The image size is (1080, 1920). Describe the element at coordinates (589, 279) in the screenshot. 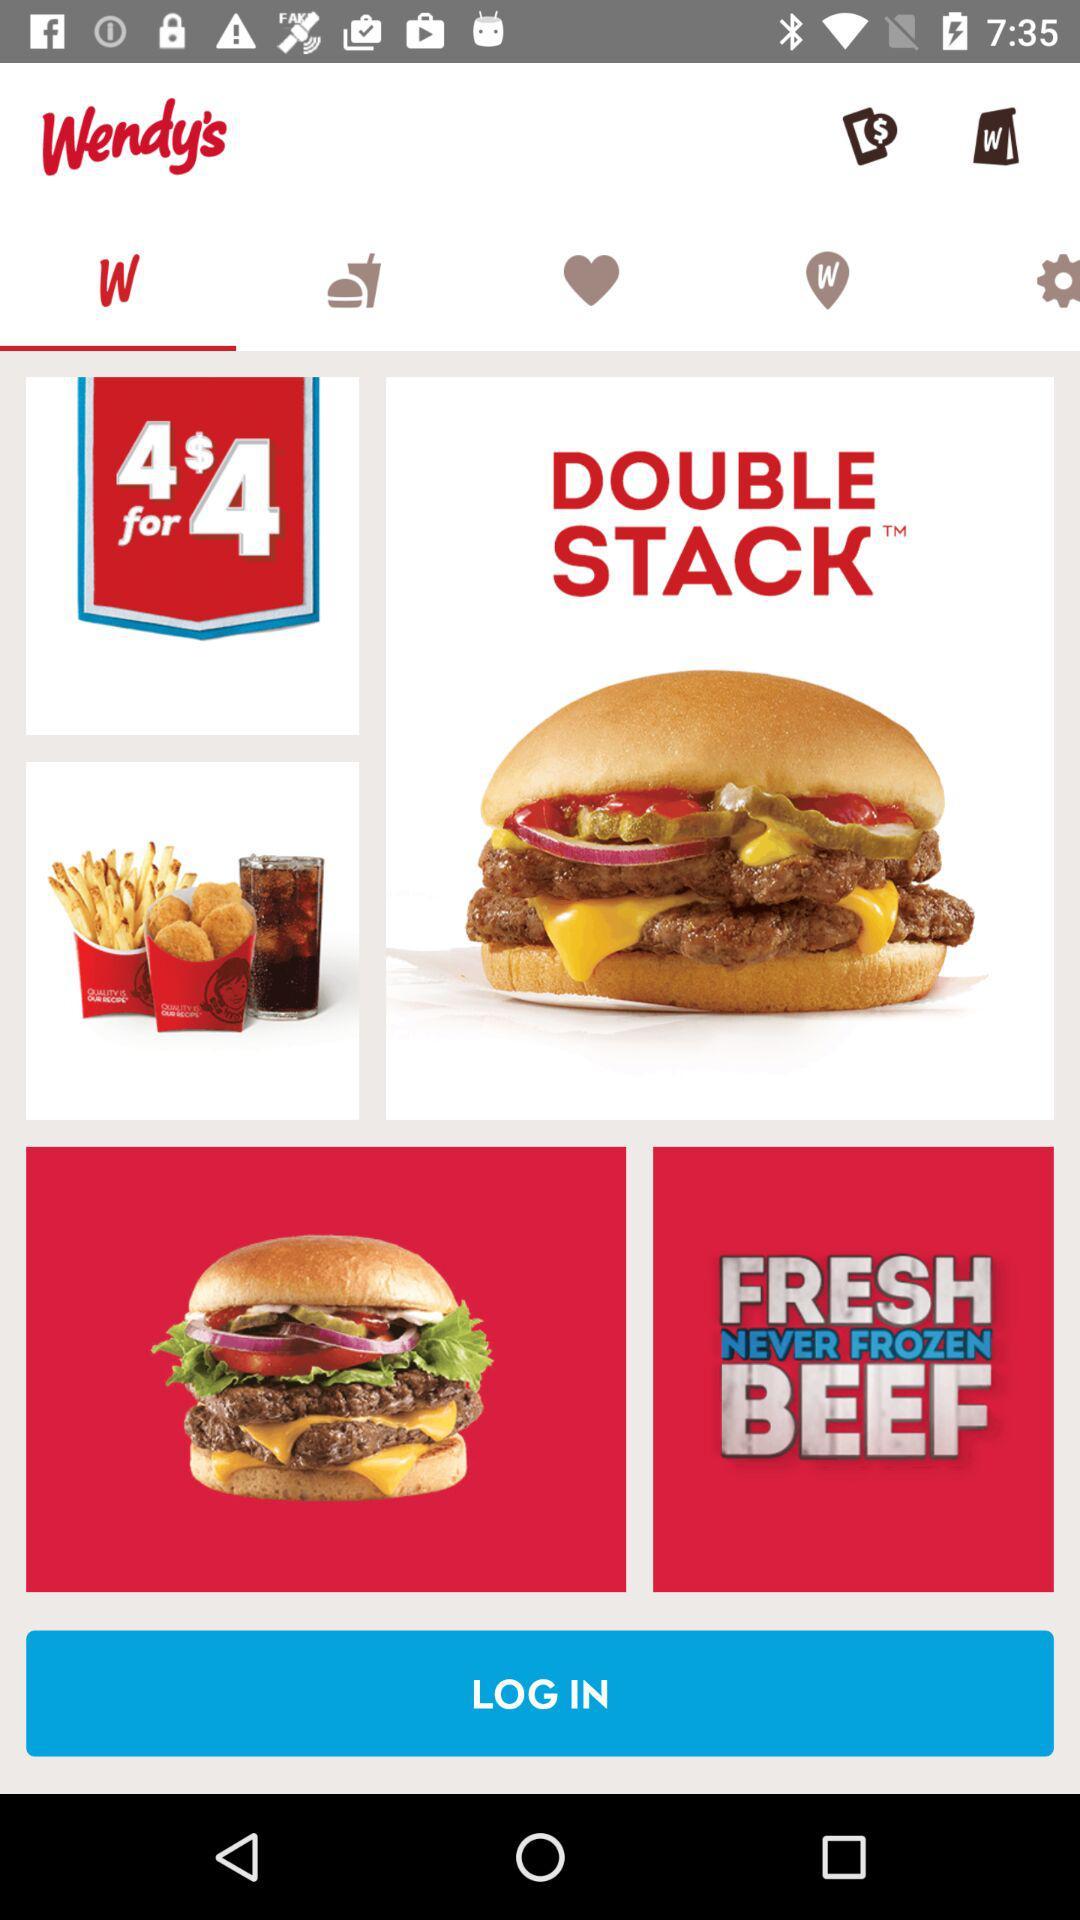

I see `favorites` at that location.